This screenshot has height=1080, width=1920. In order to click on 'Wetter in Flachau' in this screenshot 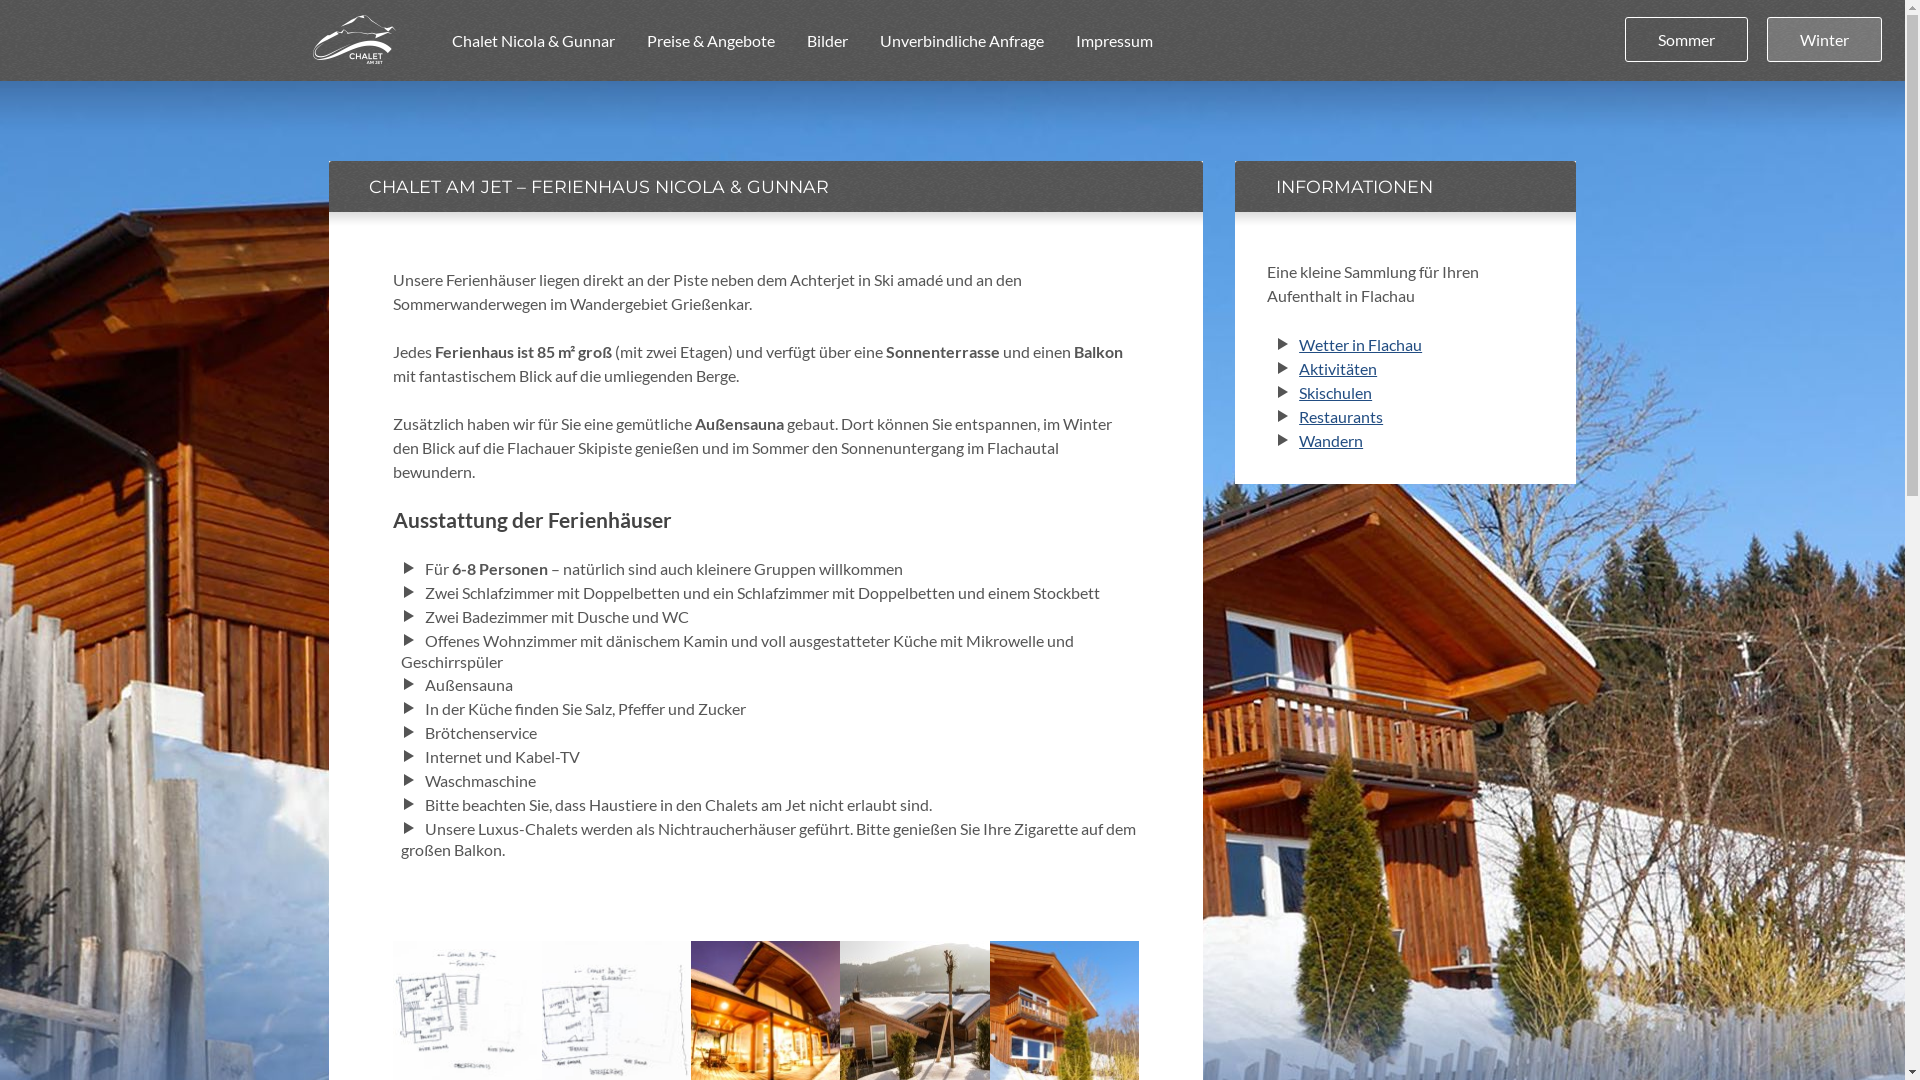, I will do `click(1299, 343)`.